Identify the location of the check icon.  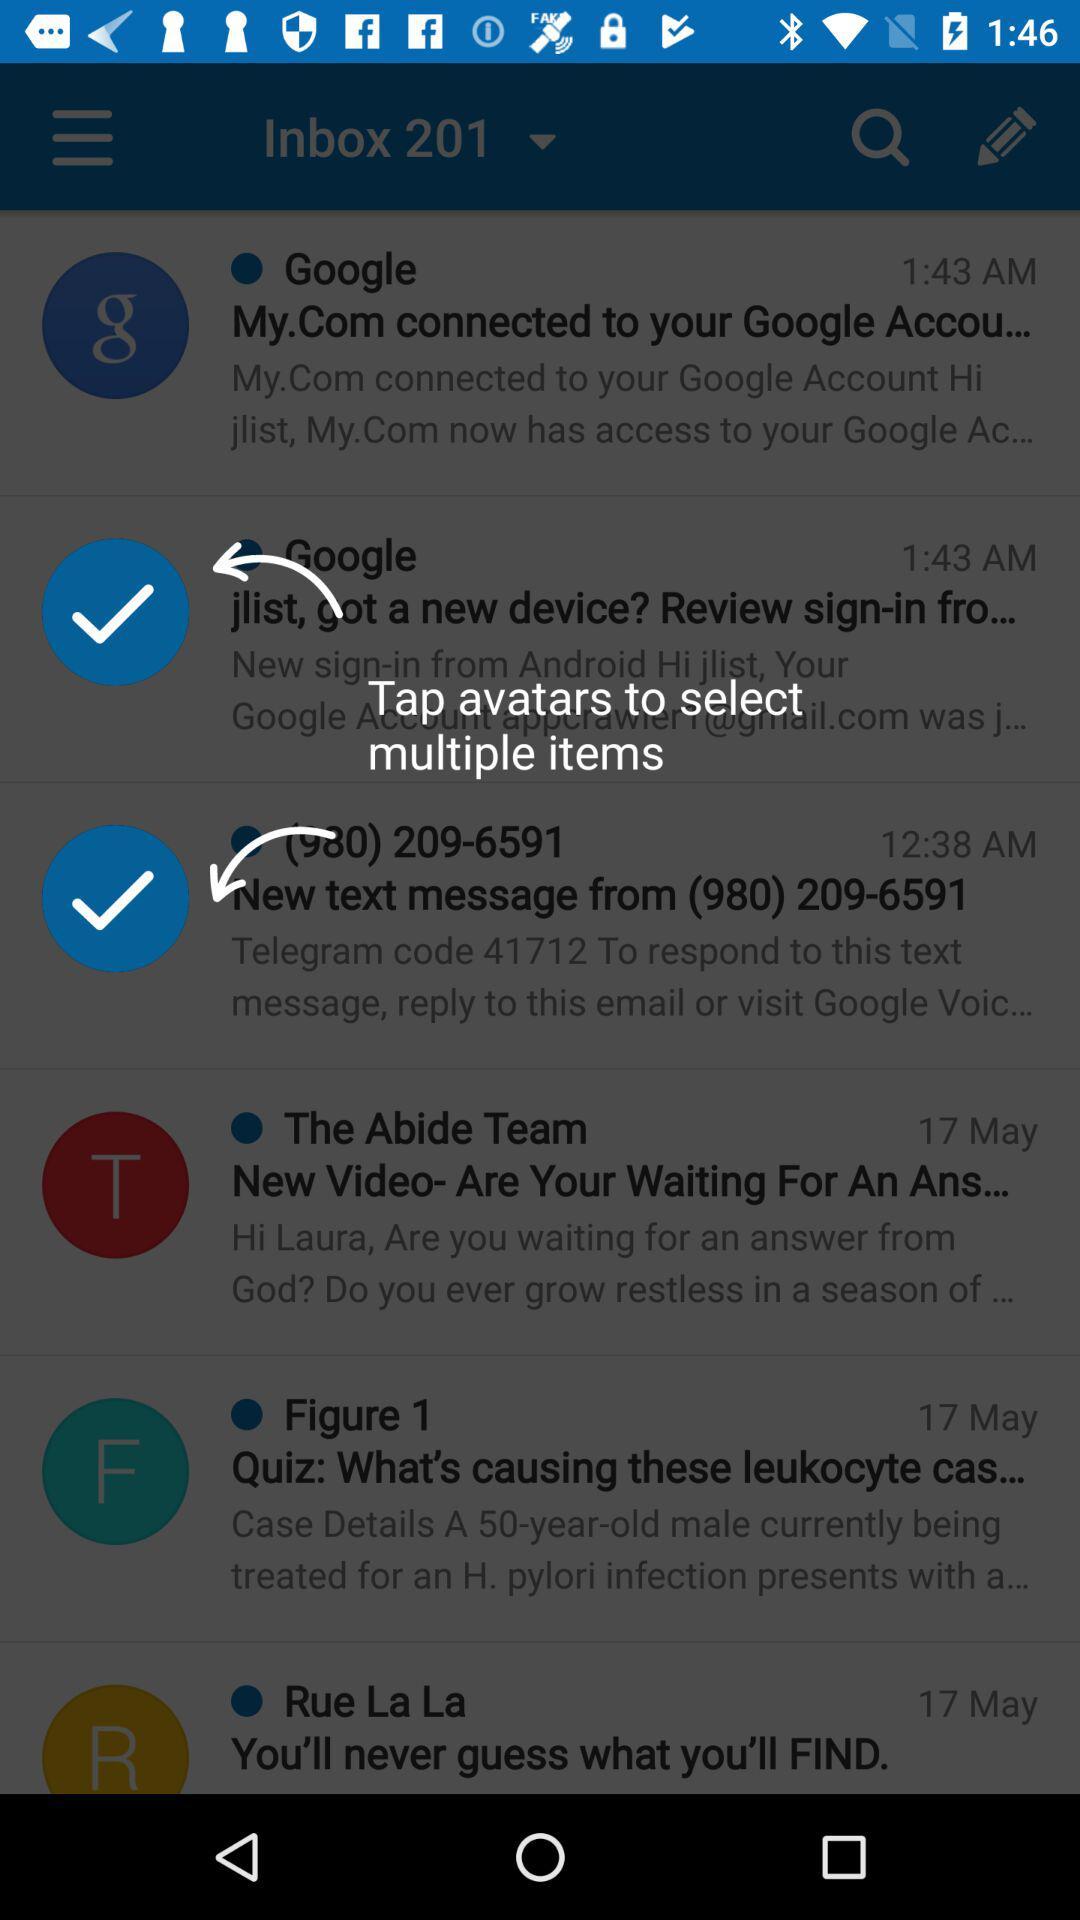
(115, 610).